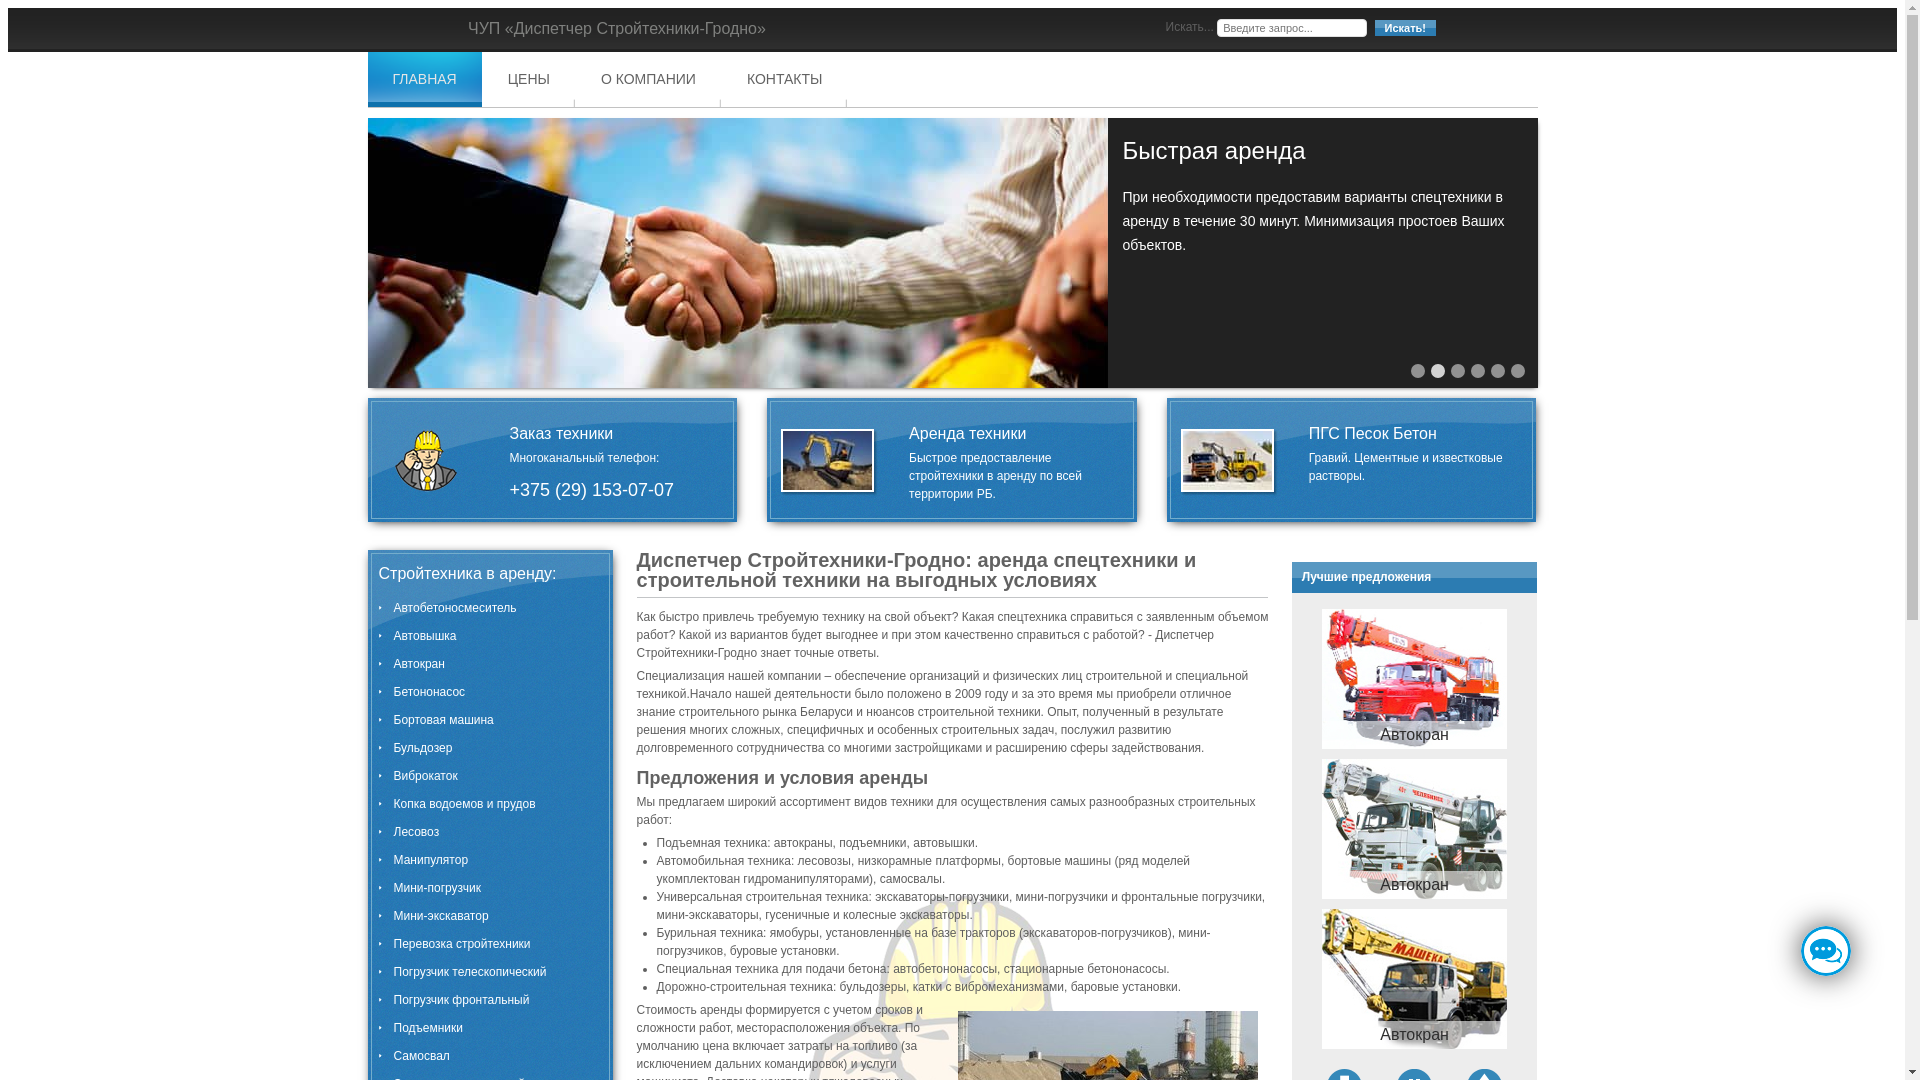 Image resolution: width=1920 pixels, height=1080 pixels. Describe the element at coordinates (590, 489) in the screenshot. I see `'+375 (29) 153-07-07'` at that location.